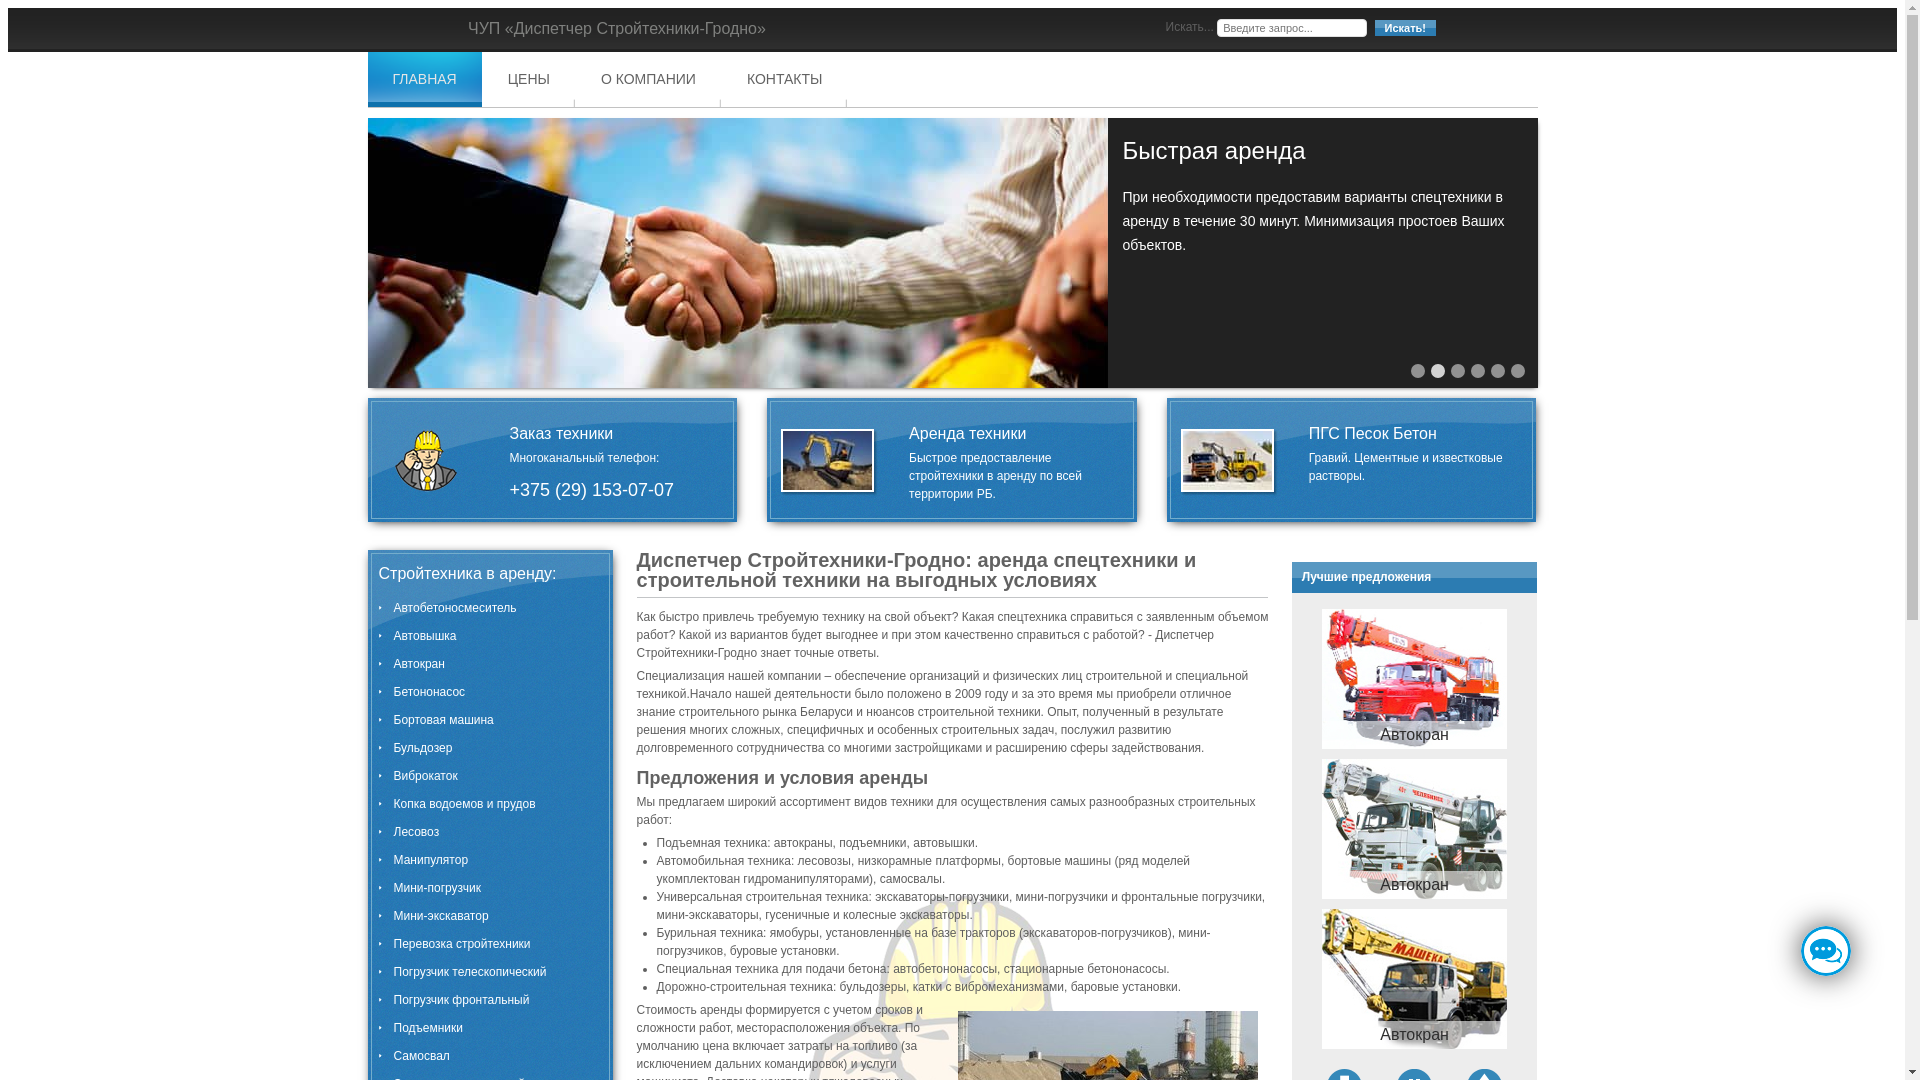 Image resolution: width=1920 pixels, height=1080 pixels. Describe the element at coordinates (590, 489) in the screenshot. I see `'+375 (29) 153-07-07'` at that location.